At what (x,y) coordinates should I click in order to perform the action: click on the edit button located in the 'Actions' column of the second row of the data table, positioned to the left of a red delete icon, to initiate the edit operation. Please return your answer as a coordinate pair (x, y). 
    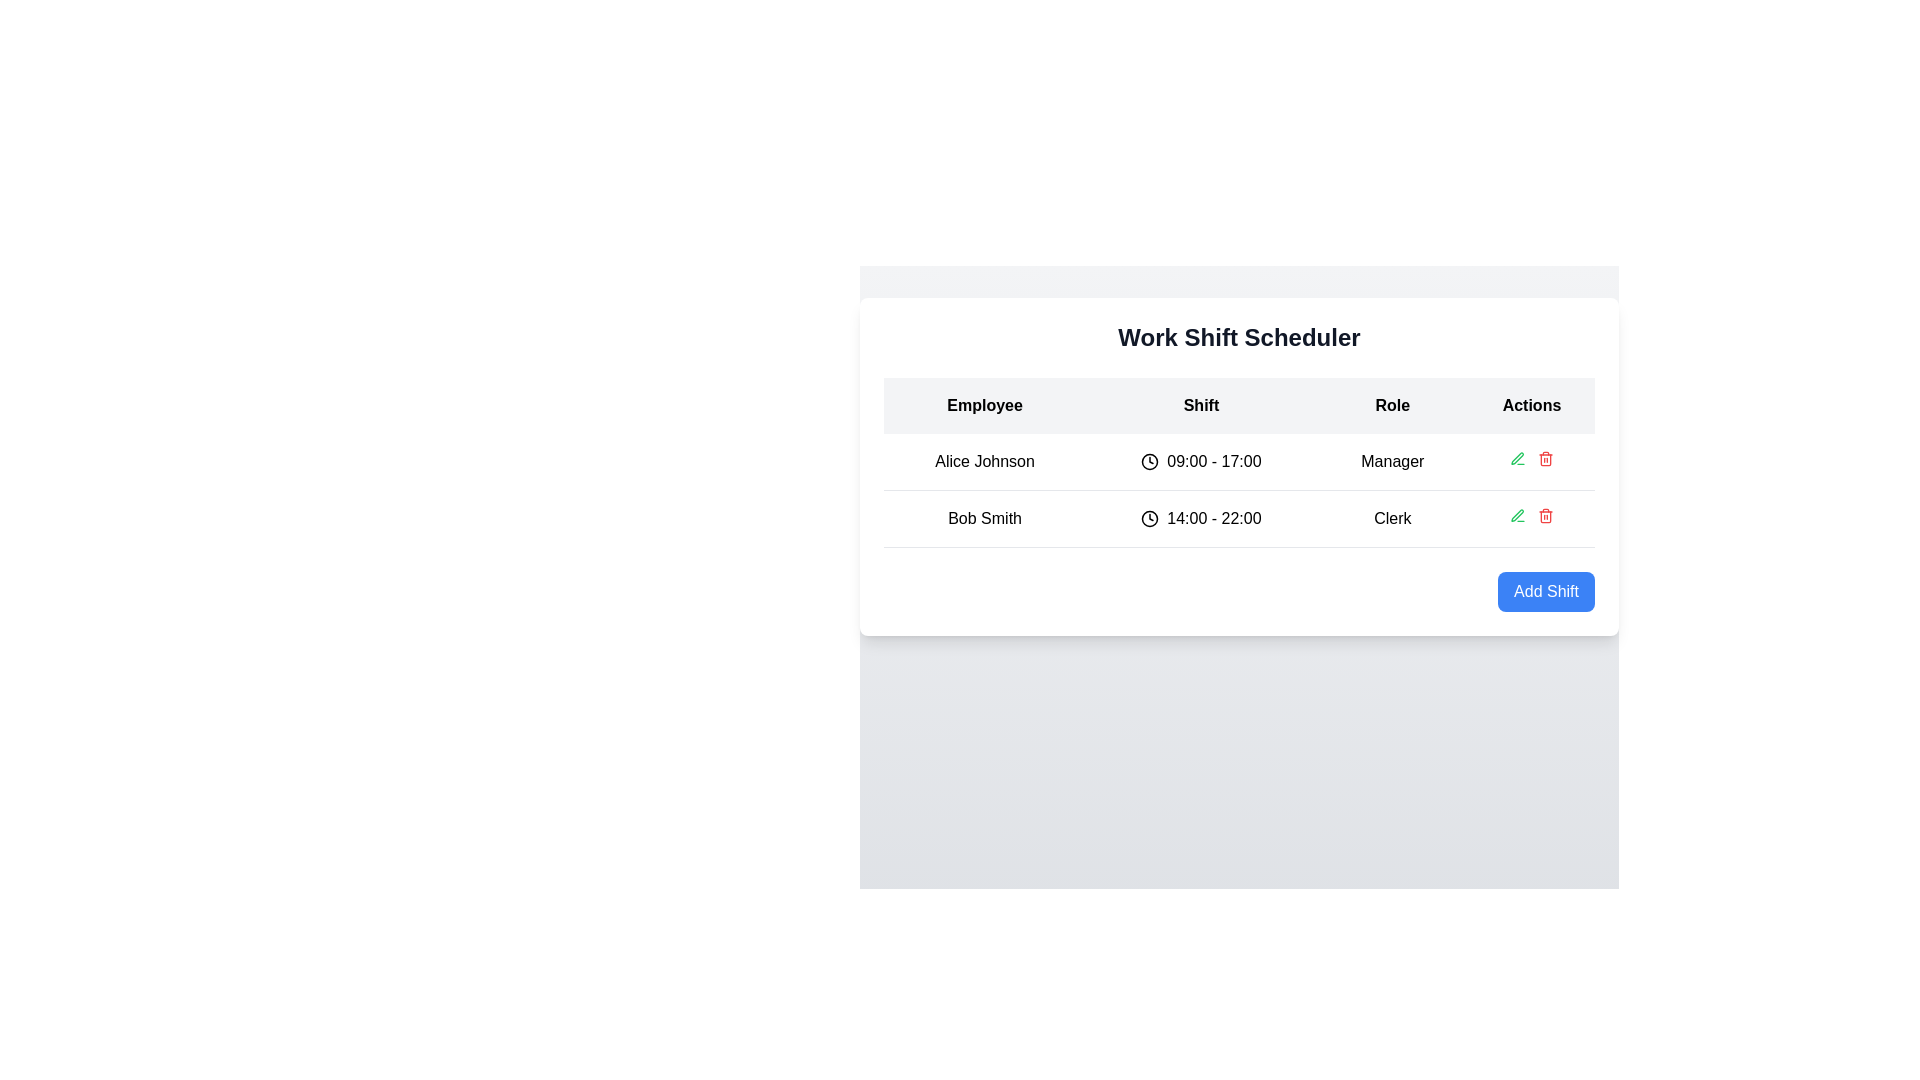
    Looking at the image, I should click on (1517, 459).